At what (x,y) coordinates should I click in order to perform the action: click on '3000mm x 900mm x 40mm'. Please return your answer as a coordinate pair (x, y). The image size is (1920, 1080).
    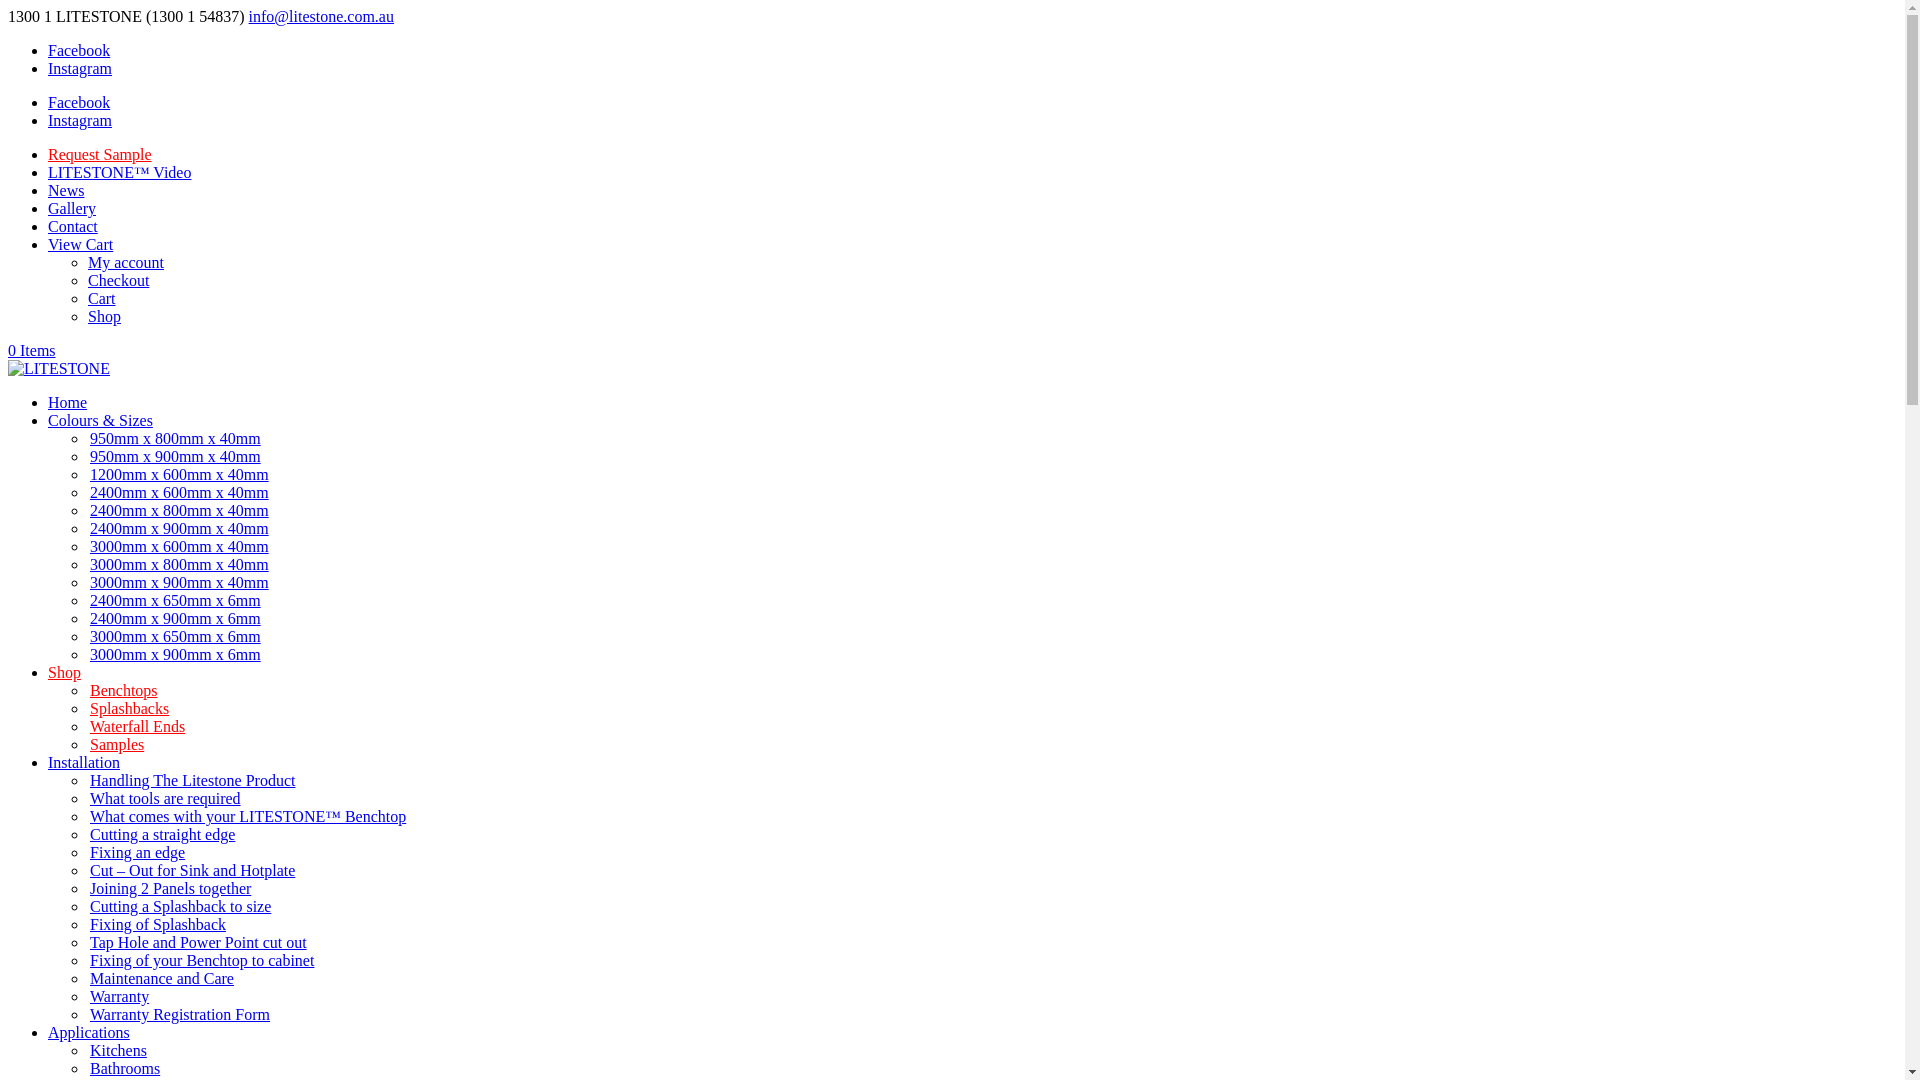
    Looking at the image, I should click on (86, 582).